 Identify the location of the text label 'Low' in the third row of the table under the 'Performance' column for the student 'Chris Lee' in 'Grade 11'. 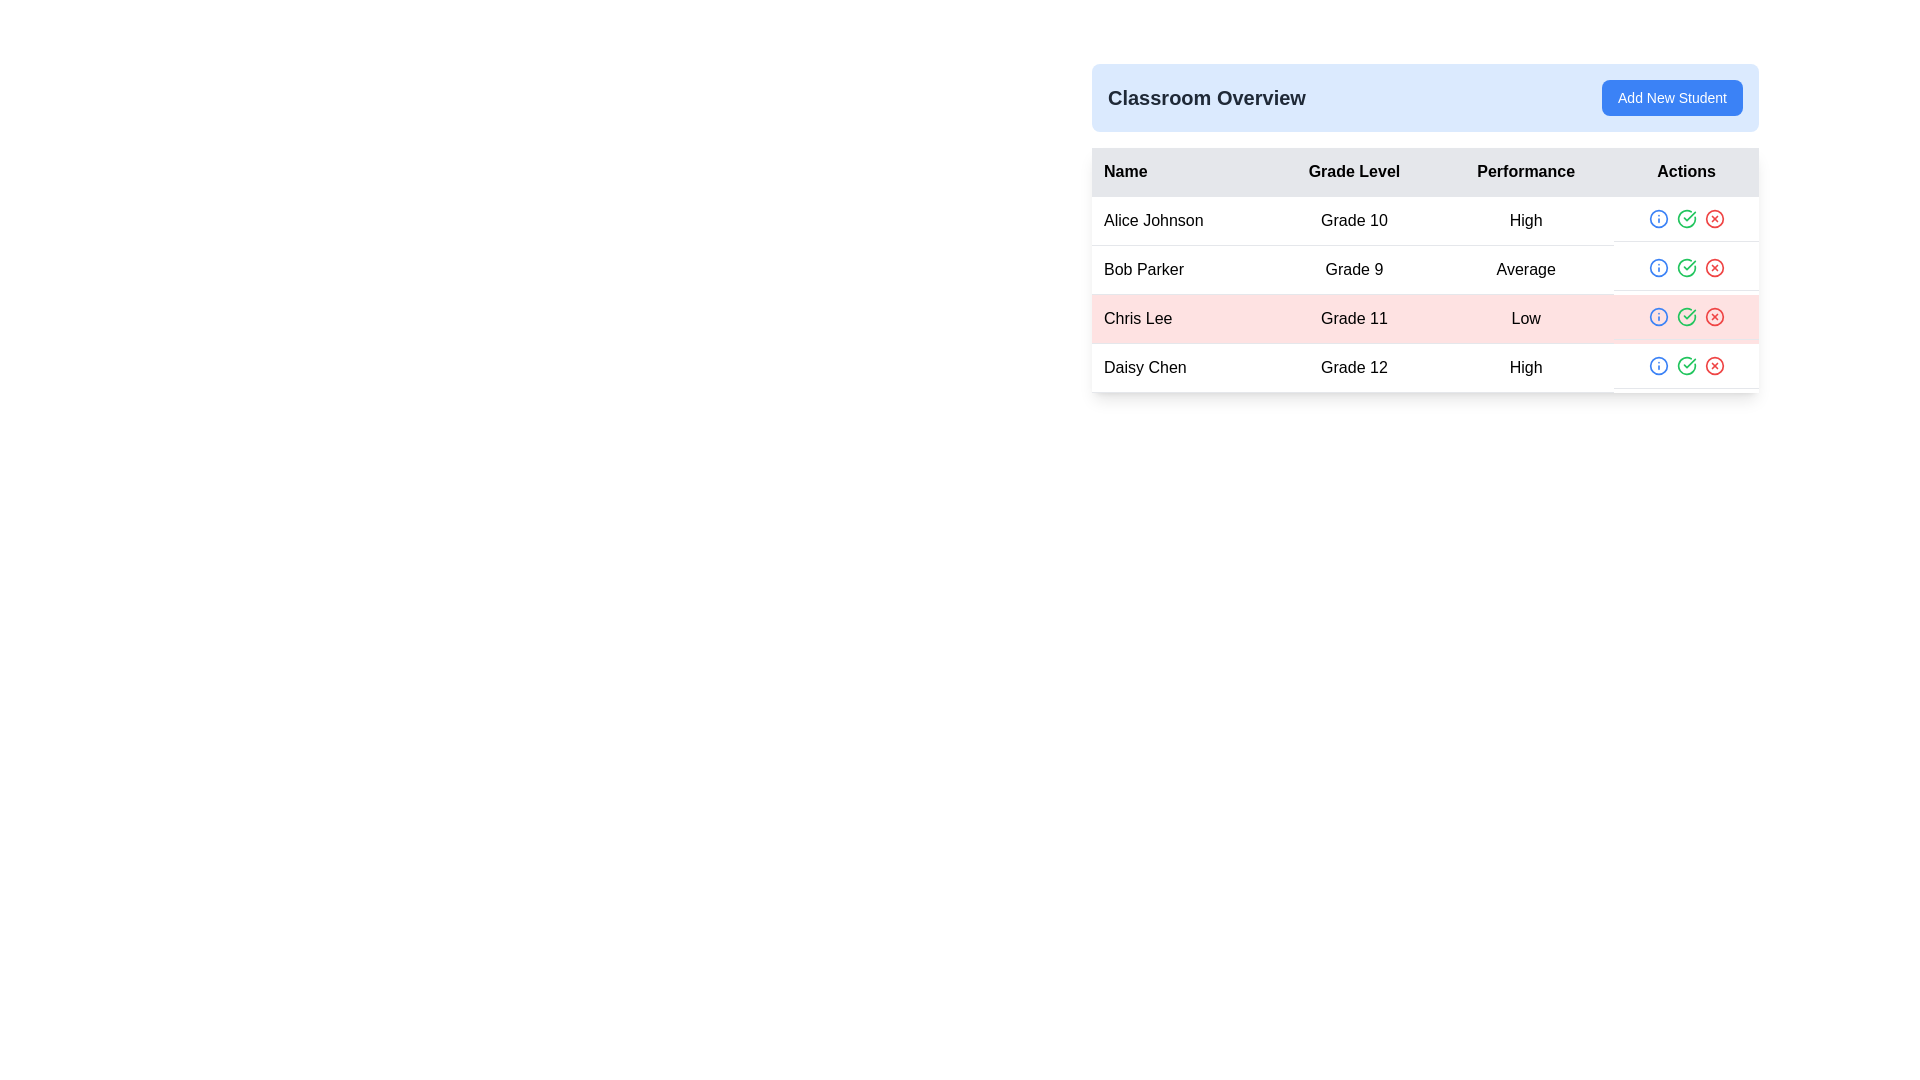
(1525, 318).